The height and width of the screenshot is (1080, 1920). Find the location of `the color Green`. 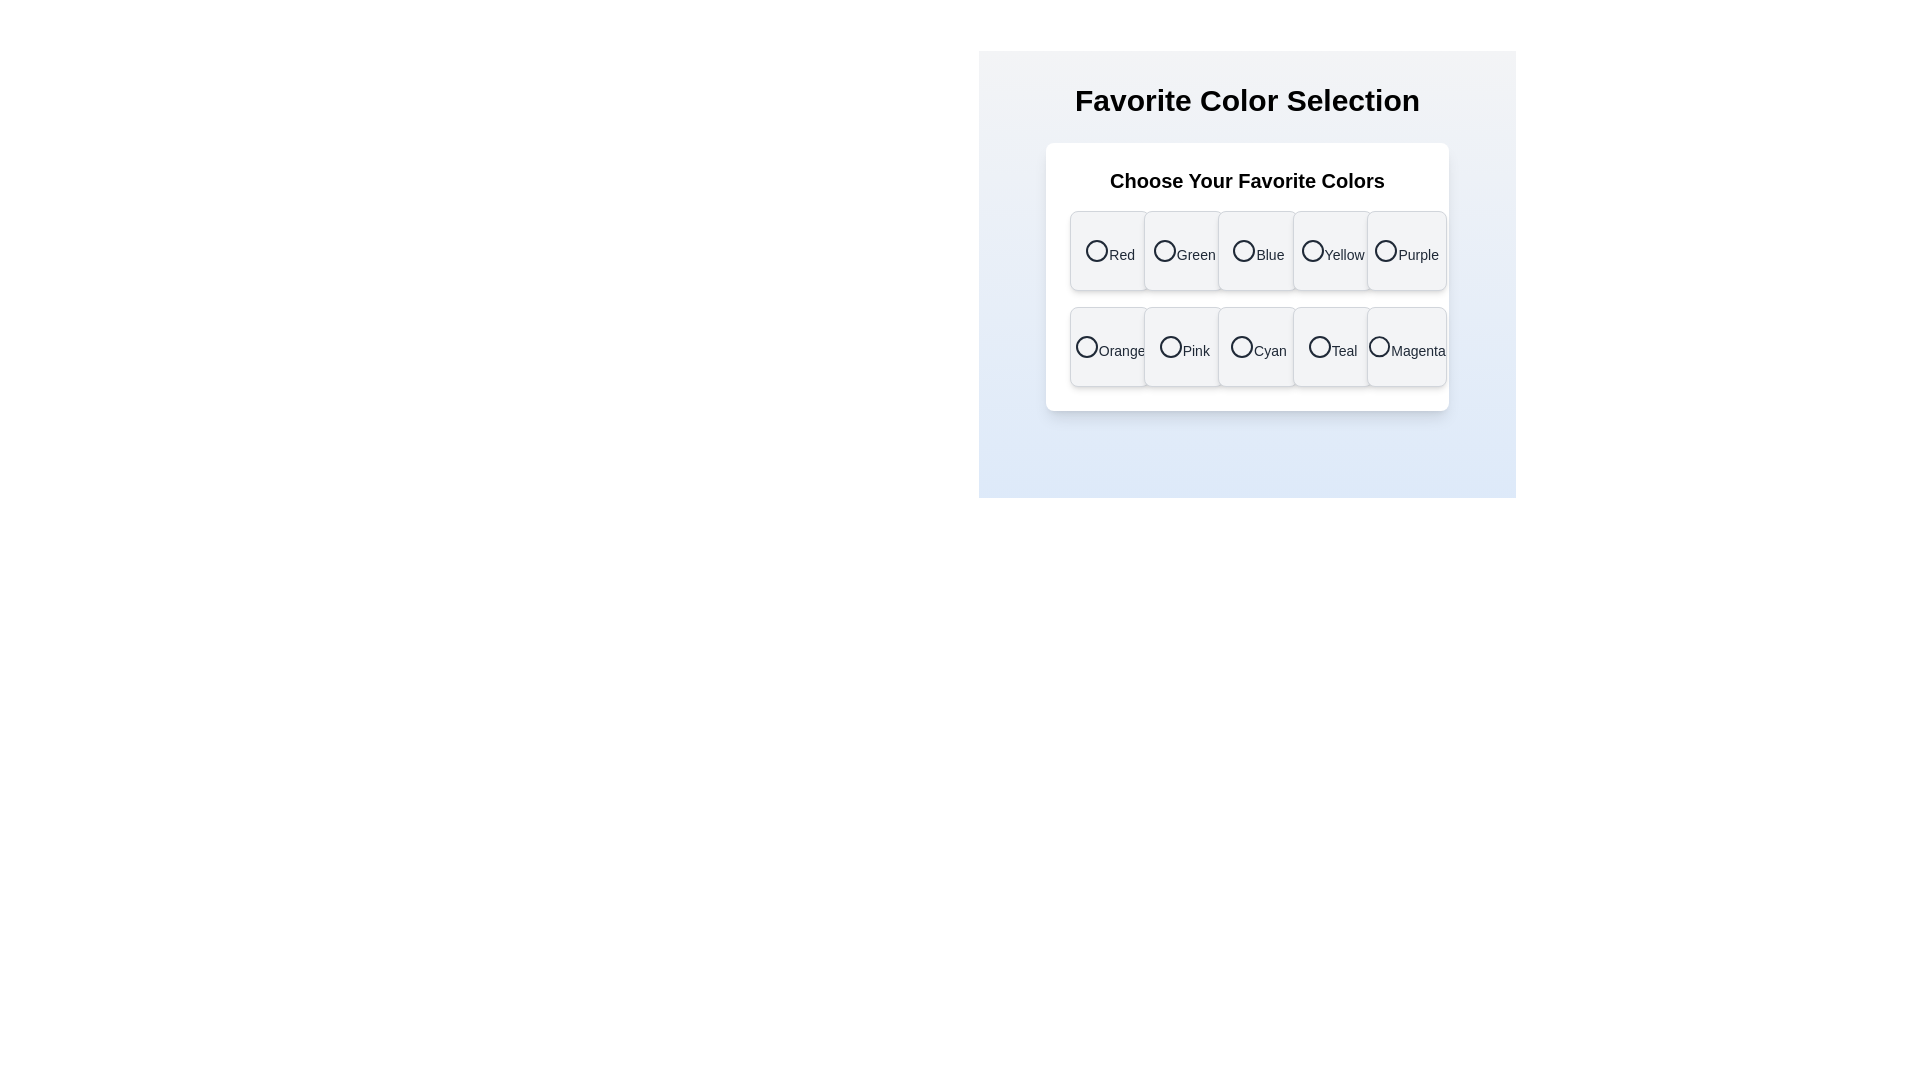

the color Green is located at coordinates (1184, 249).